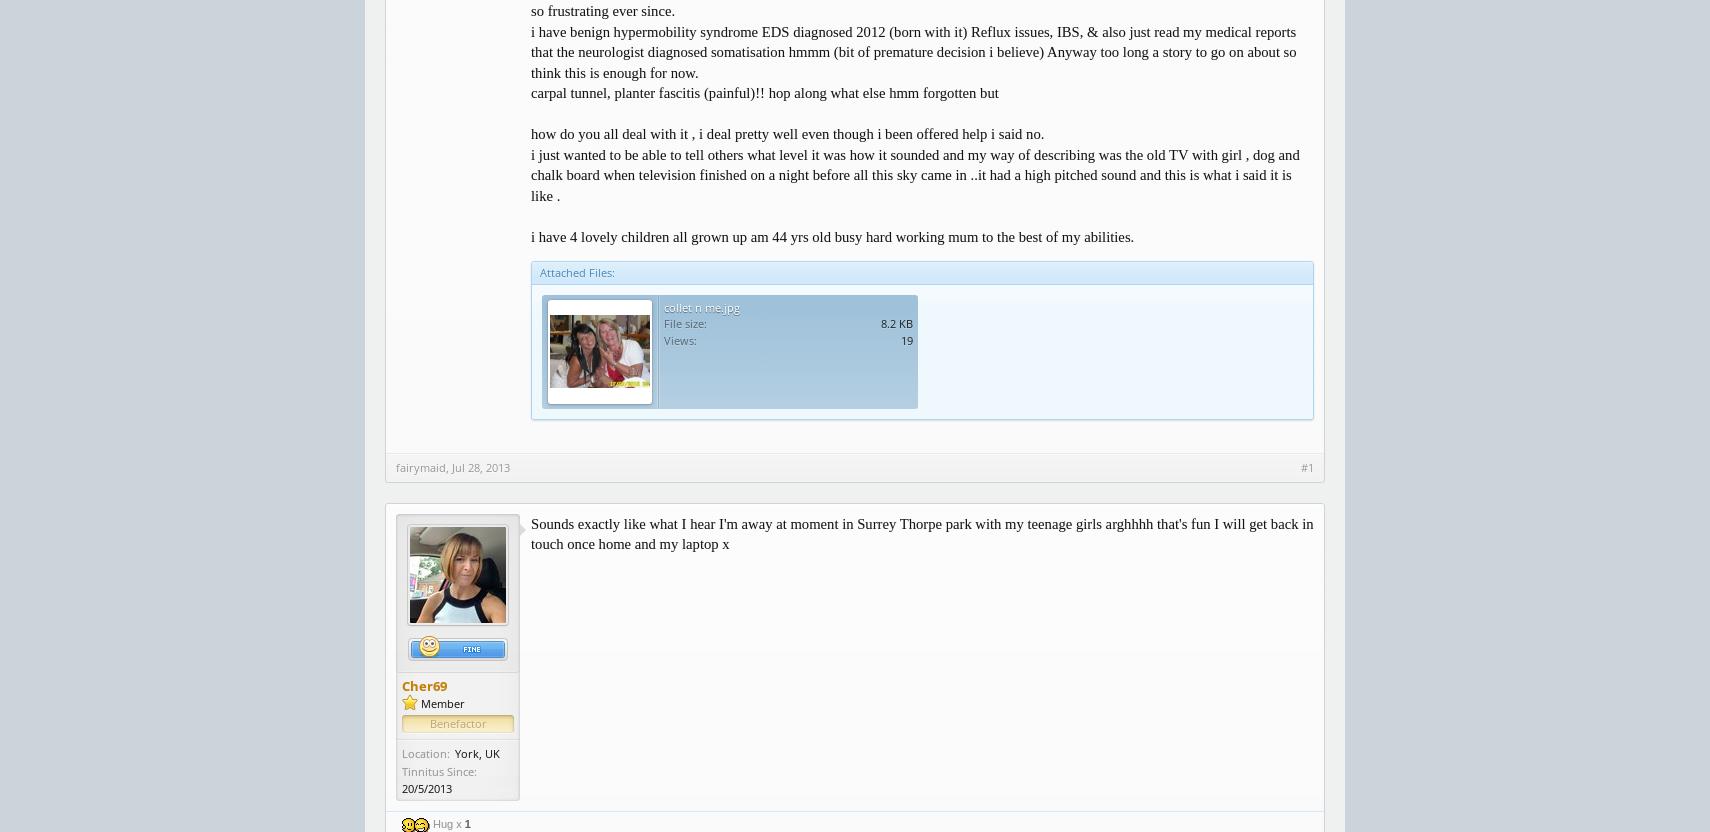 The height and width of the screenshot is (832, 1710). Describe the element at coordinates (530, 92) in the screenshot. I see `'carpal tunnel, planter fascitis (painful)!! hop along  what else hmm forgotten but'` at that location.